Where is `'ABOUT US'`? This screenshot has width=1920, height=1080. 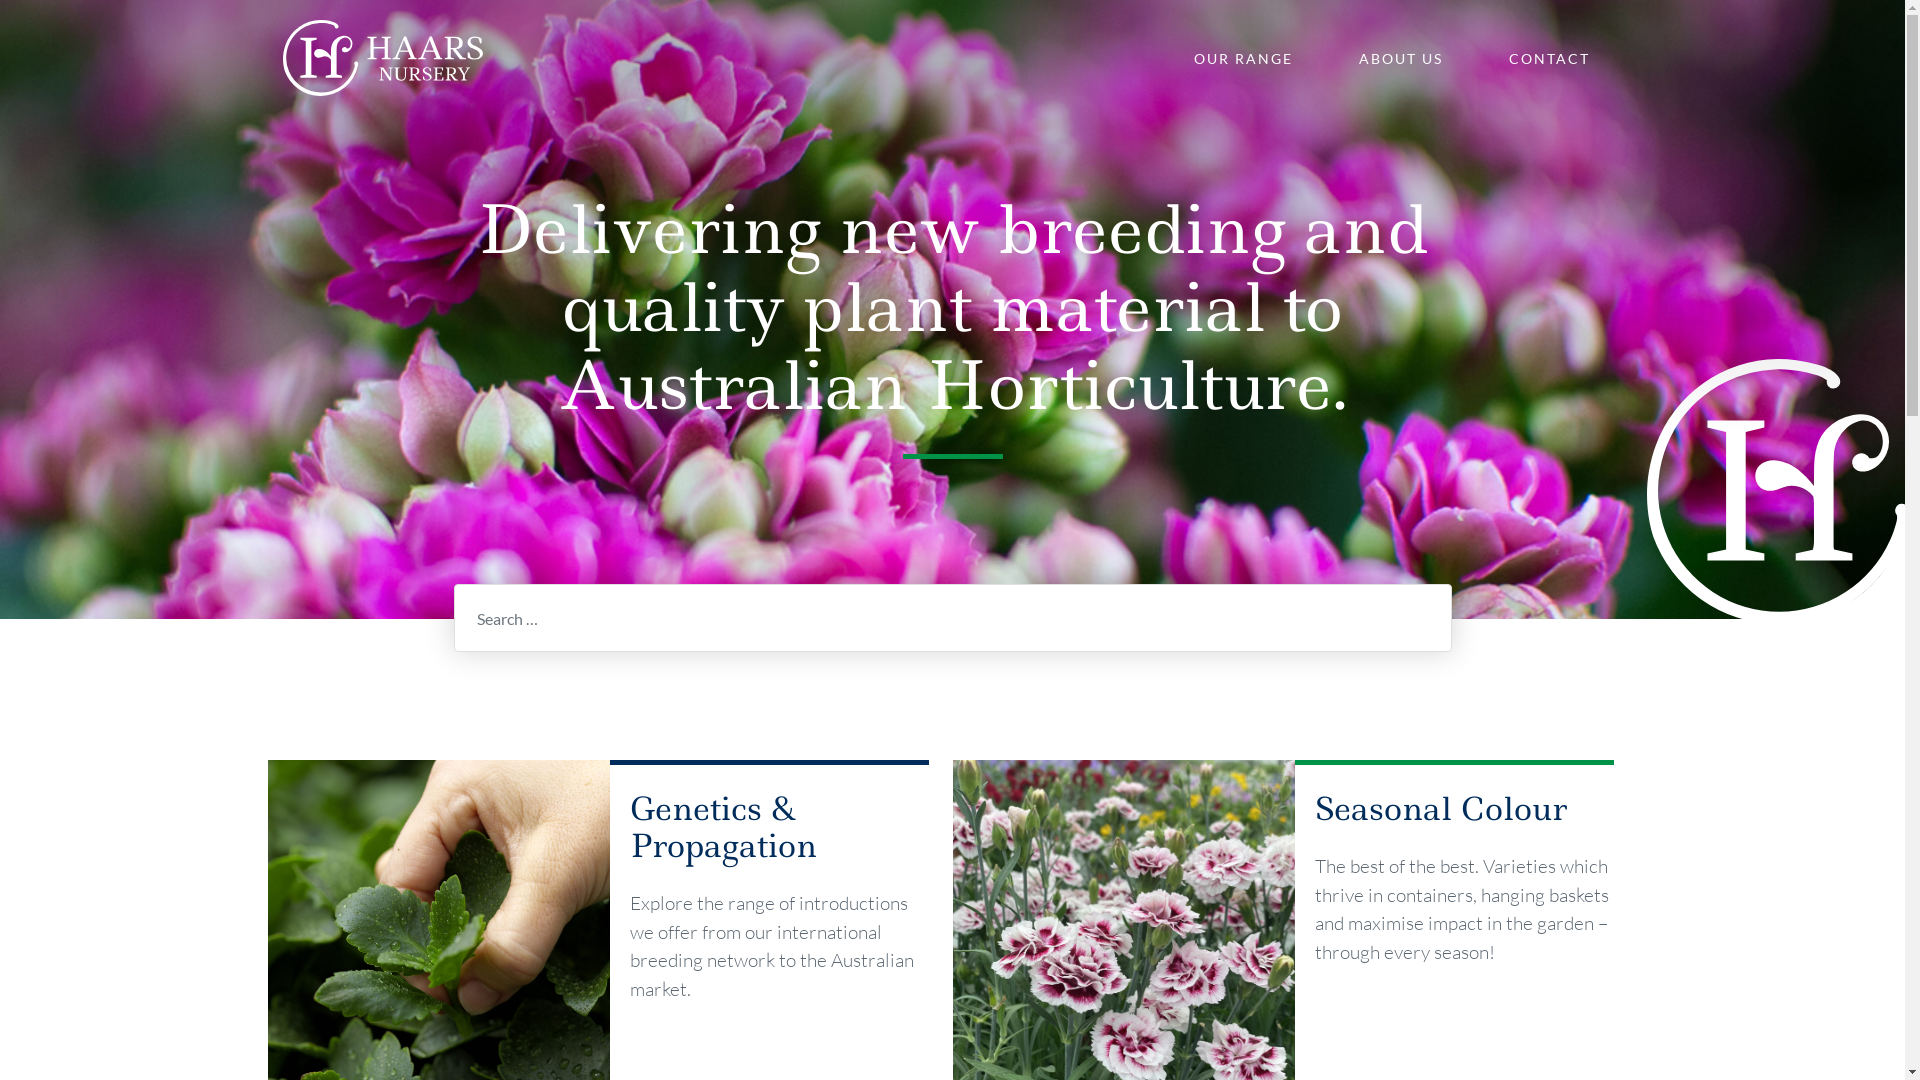 'ABOUT US' is located at coordinates (1399, 57).